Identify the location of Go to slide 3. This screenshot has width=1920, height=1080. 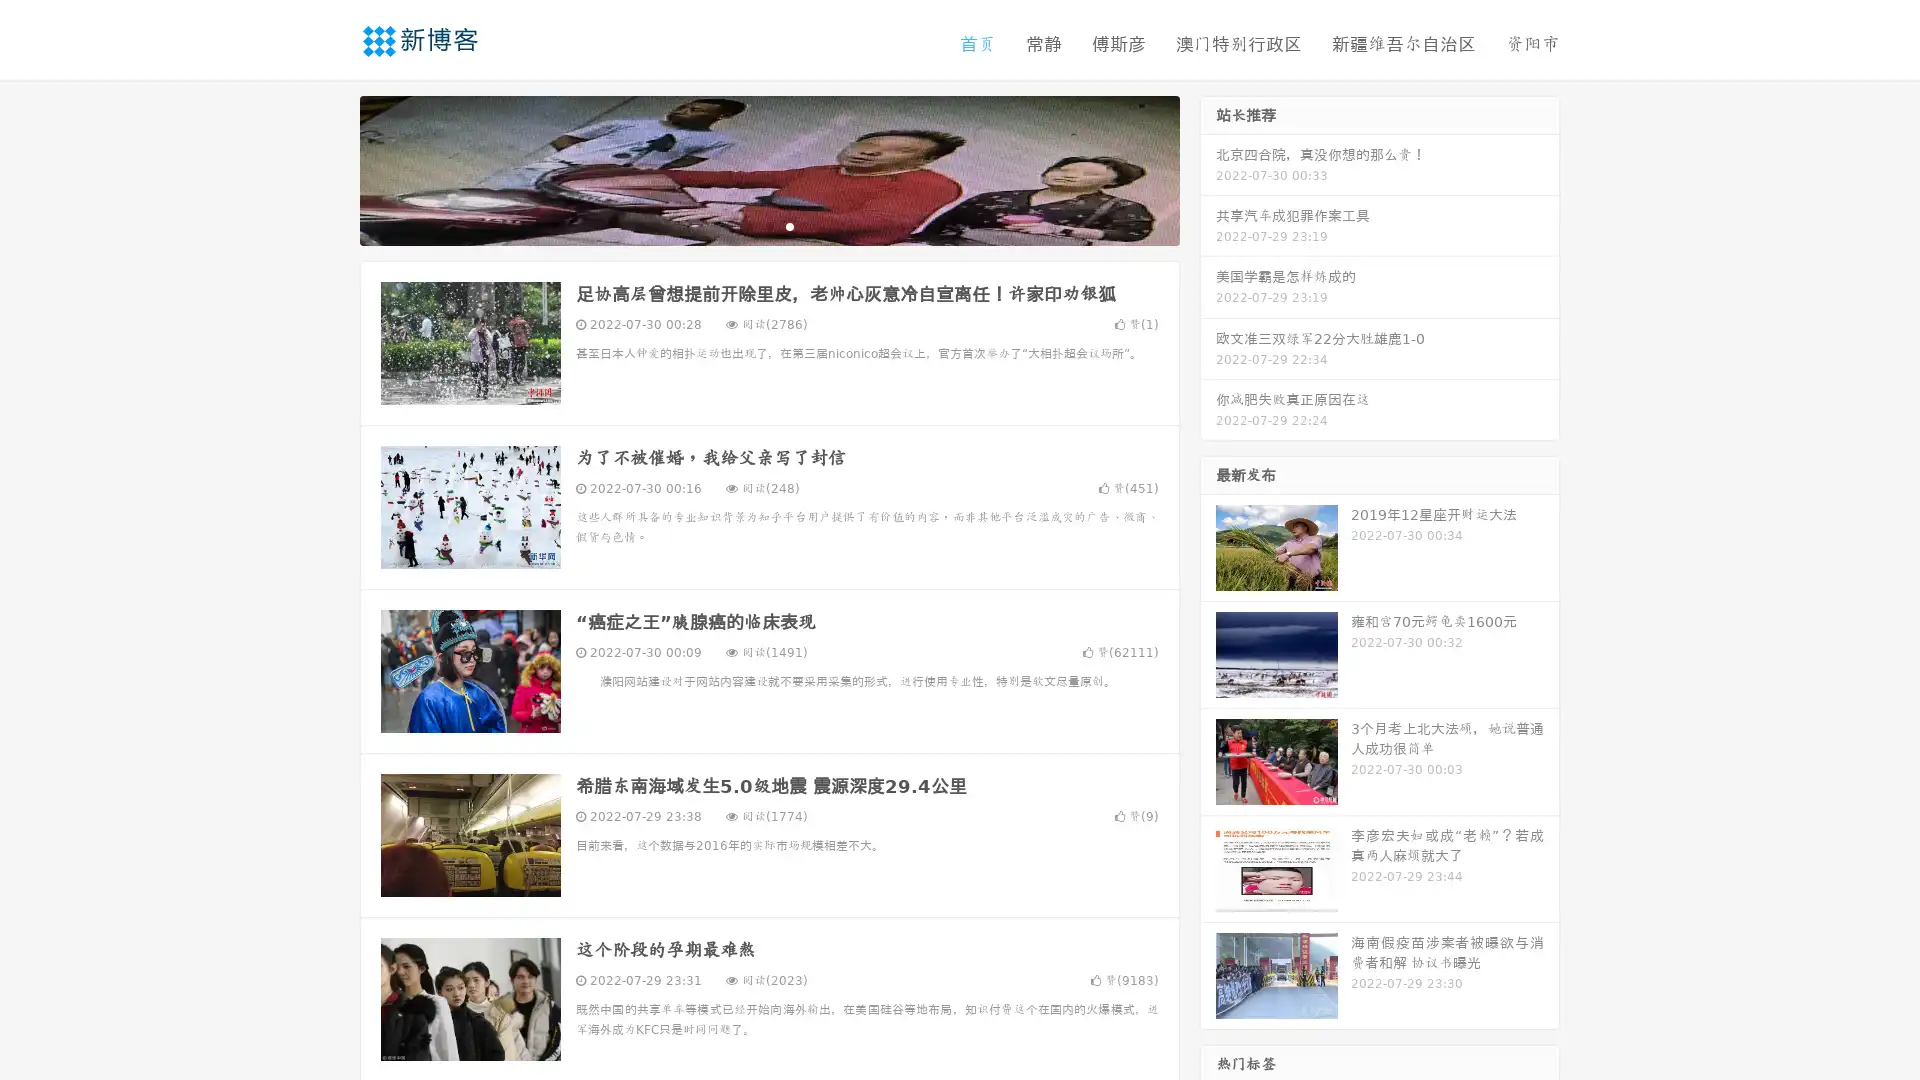
(789, 225).